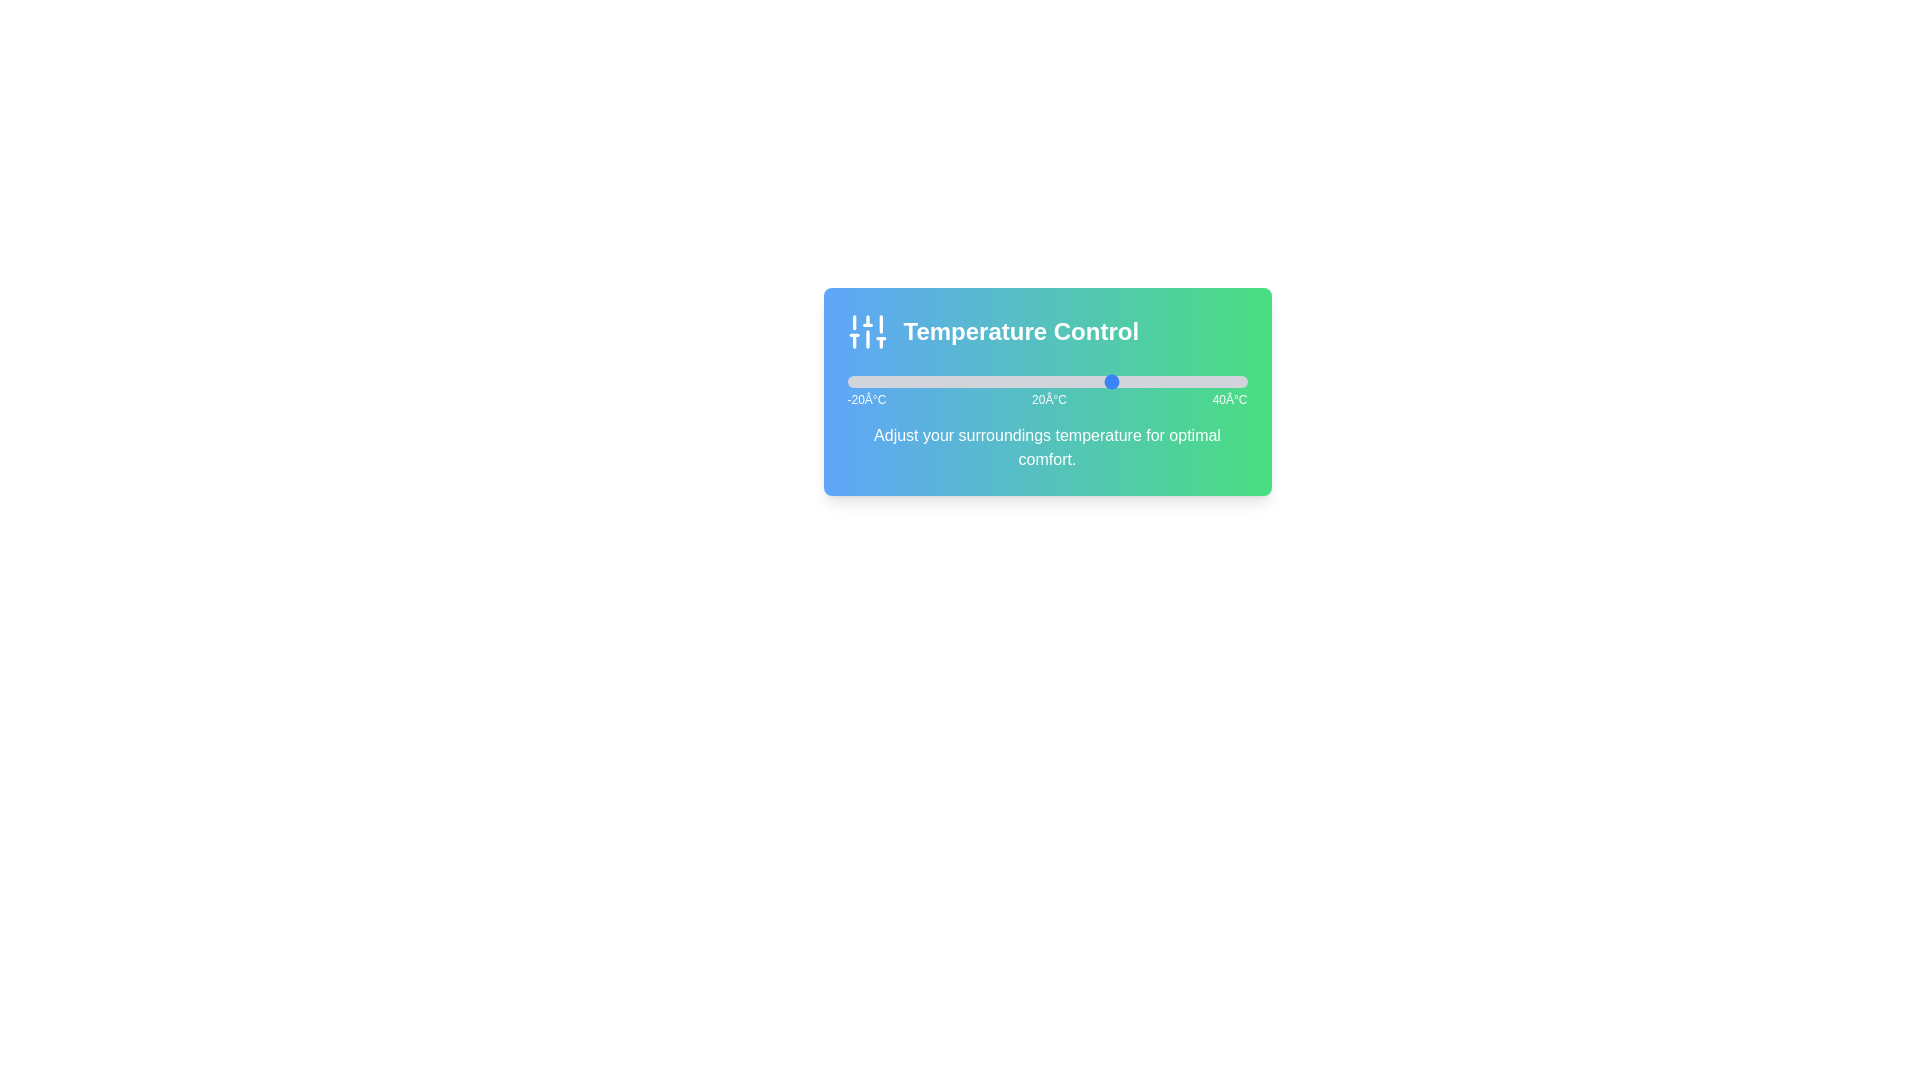 Image resolution: width=1920 pixels, height=1080 pixels. What do you see at coordinates (1120, 381) in the screenshot?
I see `the temperature slider to 21°C` at bounding box center [1120, 381].